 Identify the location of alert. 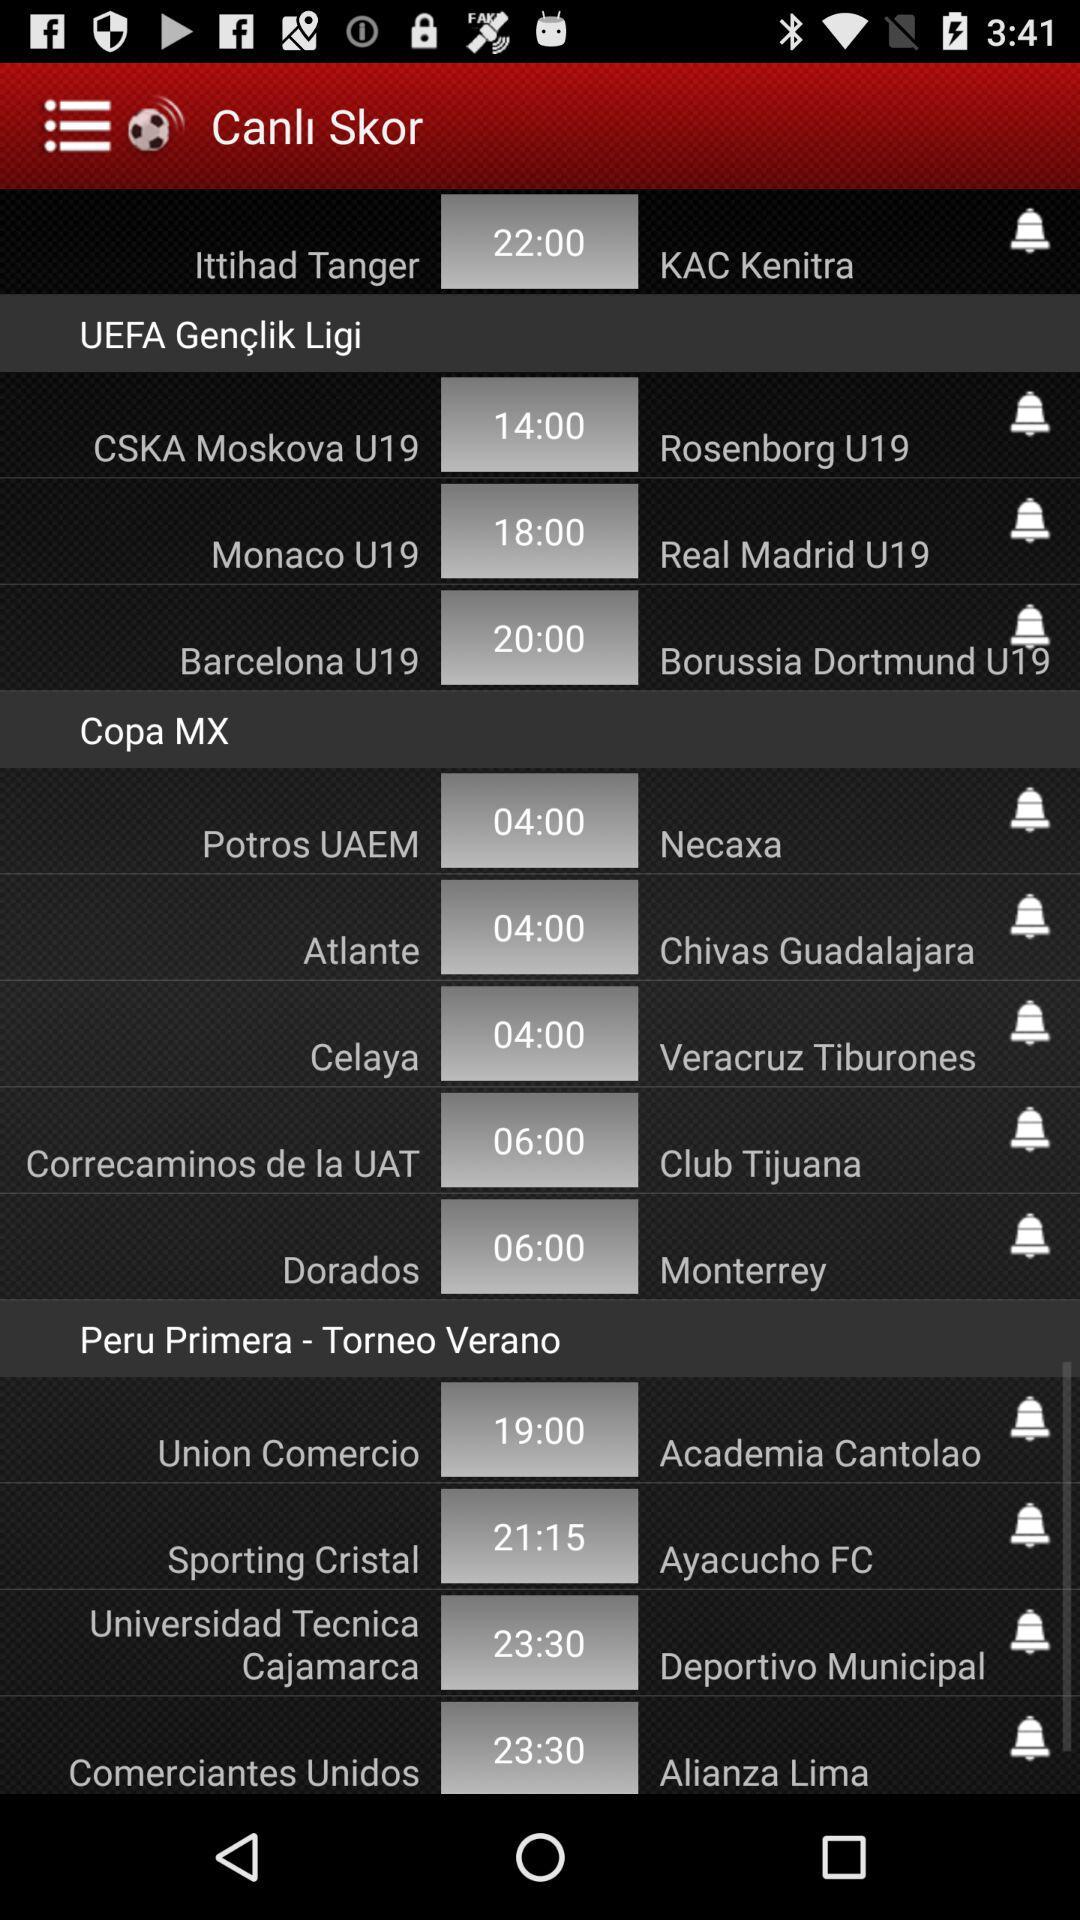
(1029, 1129).